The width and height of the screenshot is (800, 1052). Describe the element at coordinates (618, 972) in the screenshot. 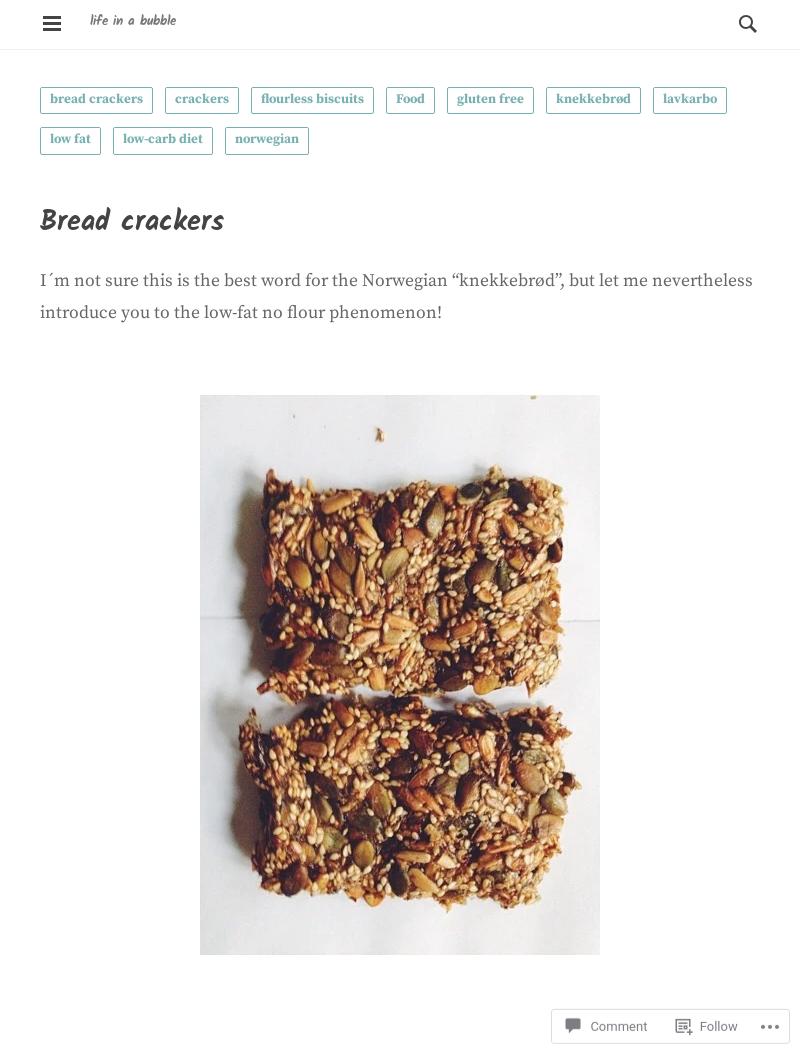

I see `'Comment'` at that location.